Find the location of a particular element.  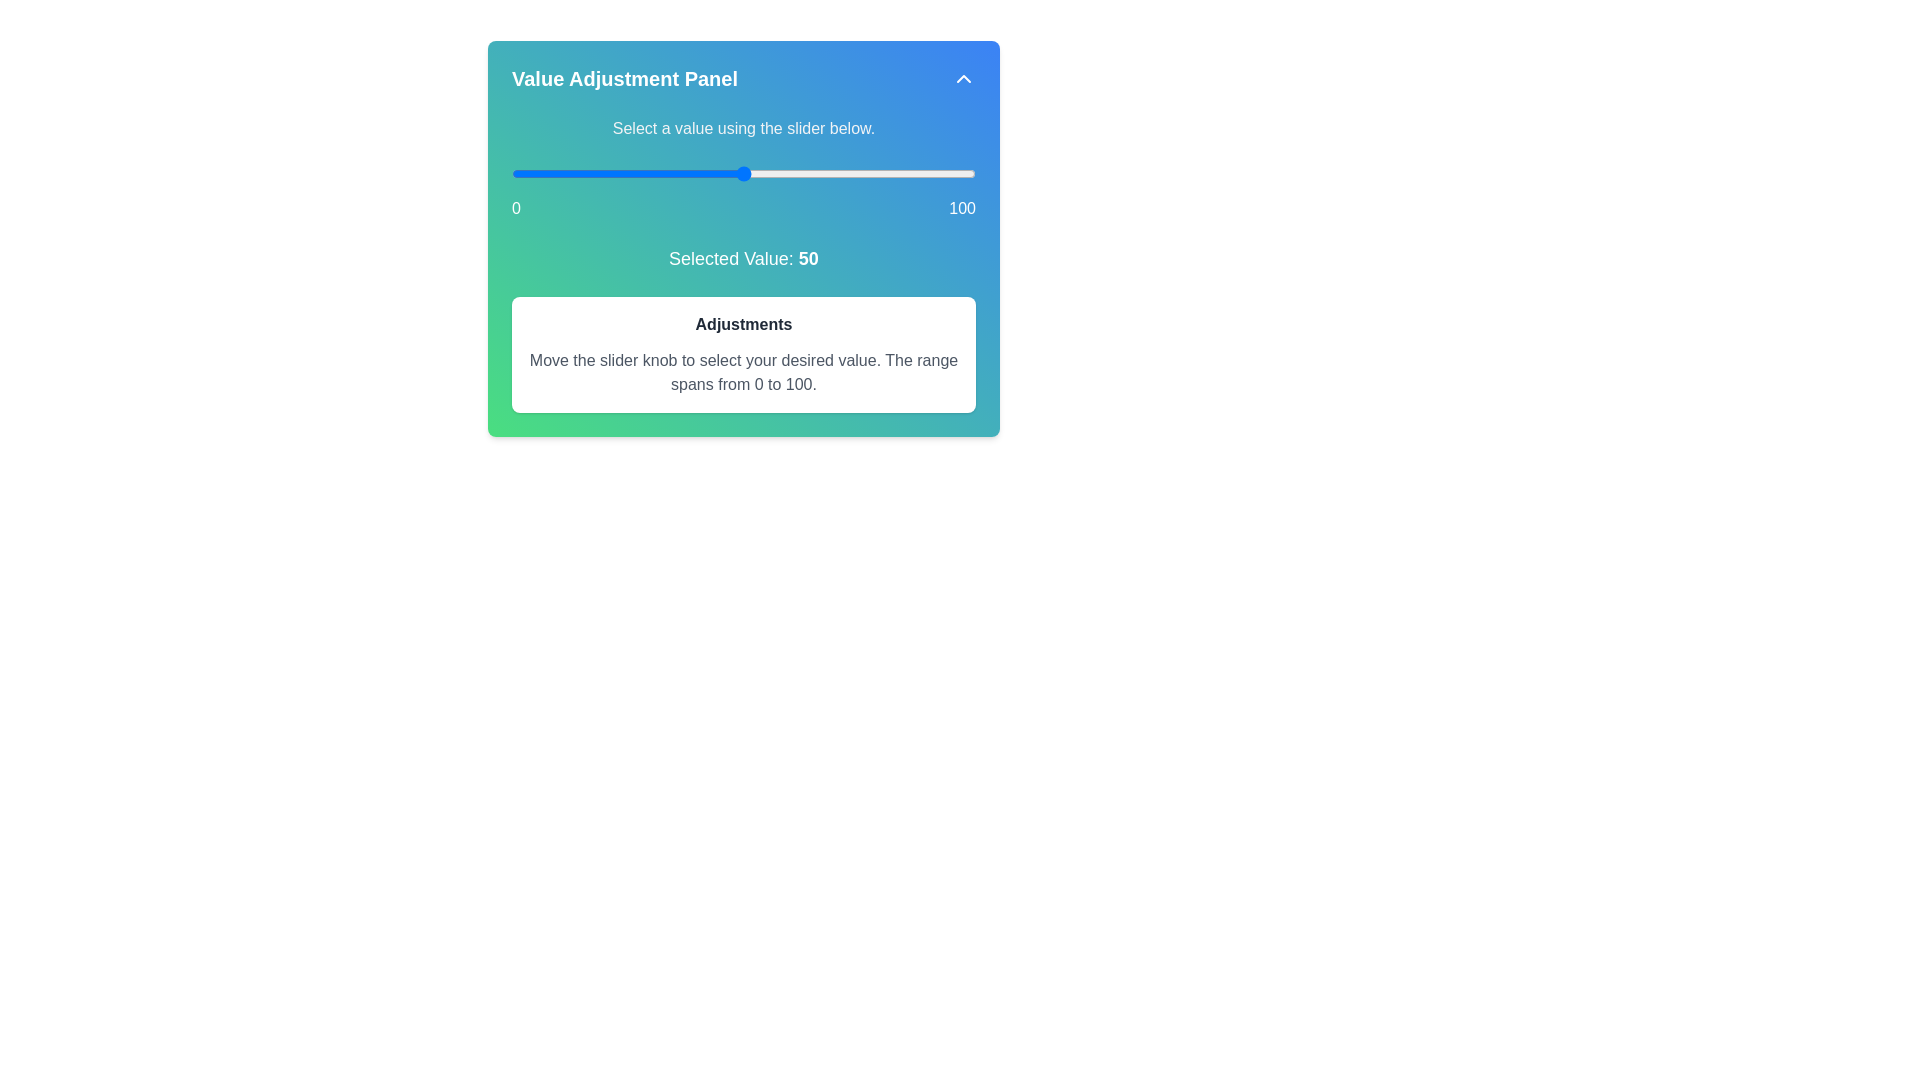

the slider value is located at coordinates (738, 172).